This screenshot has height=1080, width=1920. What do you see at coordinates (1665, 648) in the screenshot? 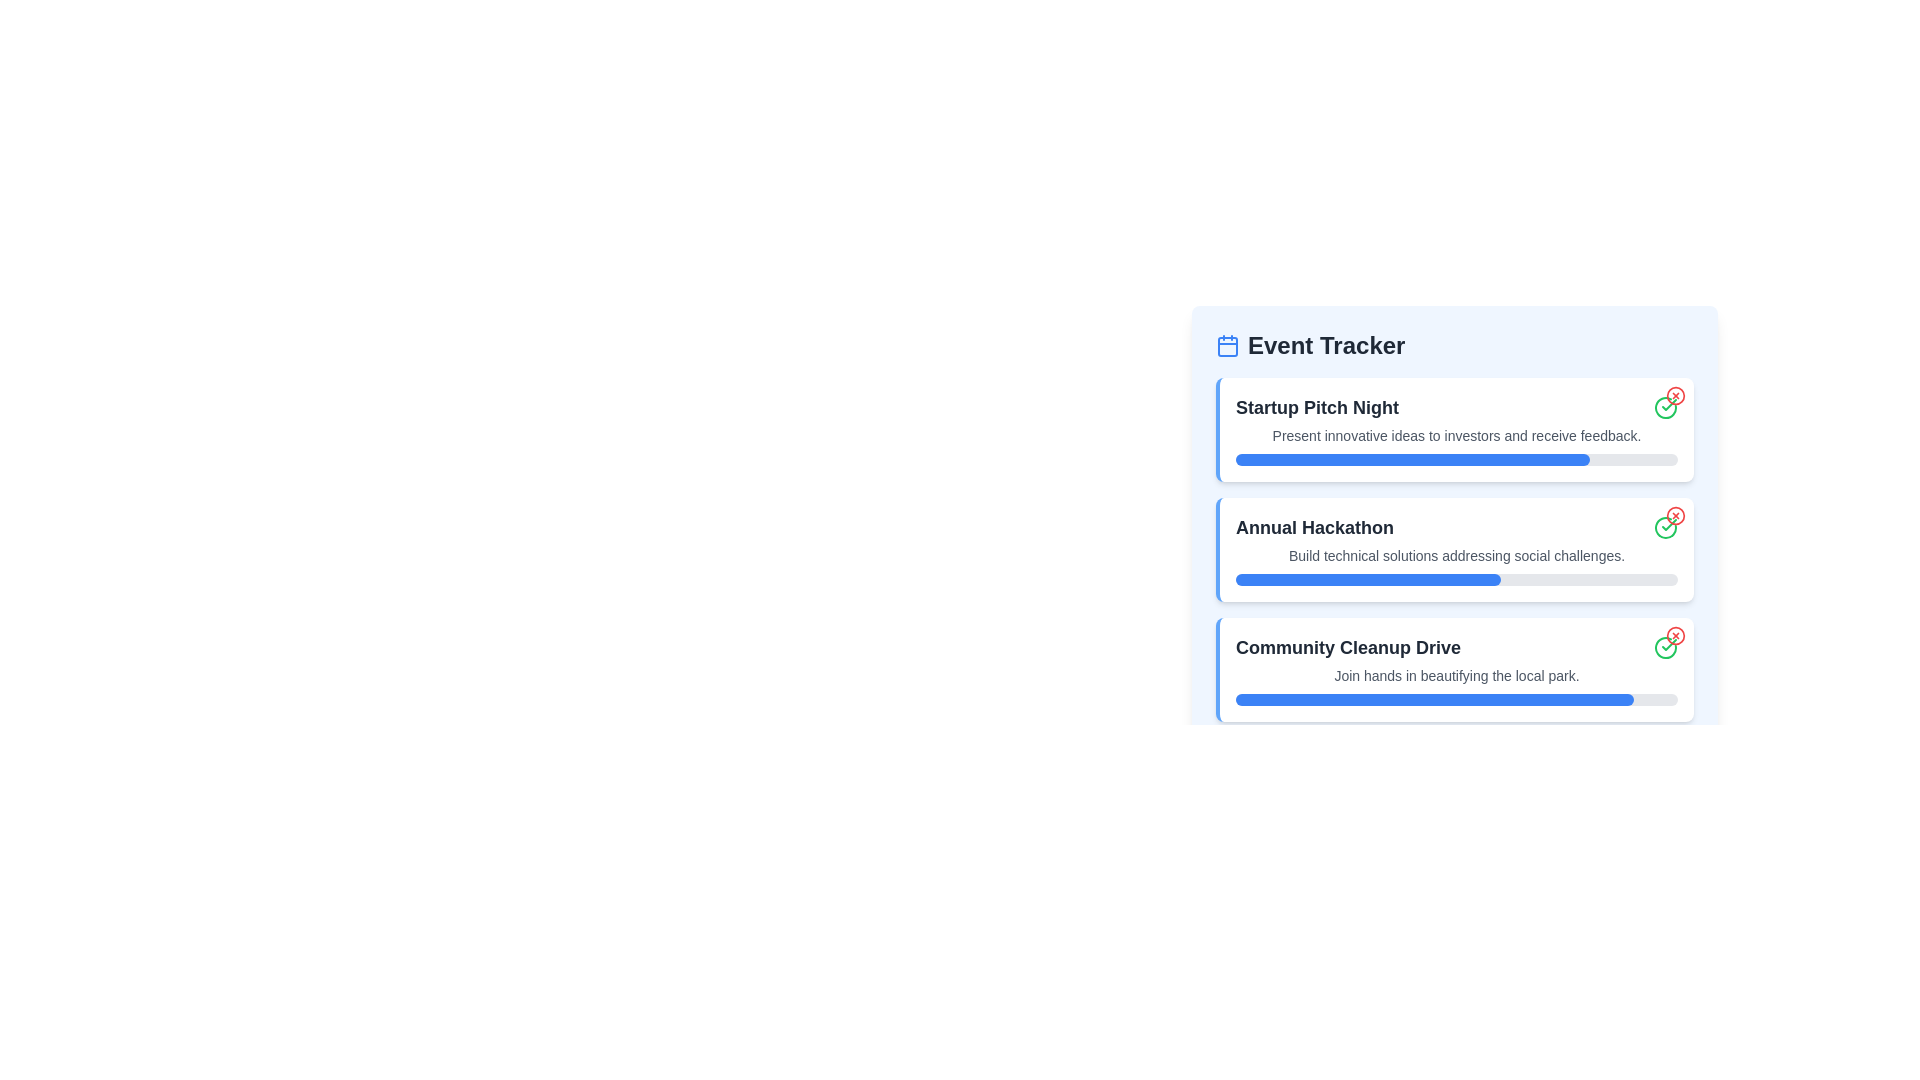
I see `the circular part of the SVG icon styled with a green stroke, which represents a check or approval symbol, located near the right side of the 'Startup Pitch Night' text in the 'Event Tracker' section` at bounding box center [1665, 648].